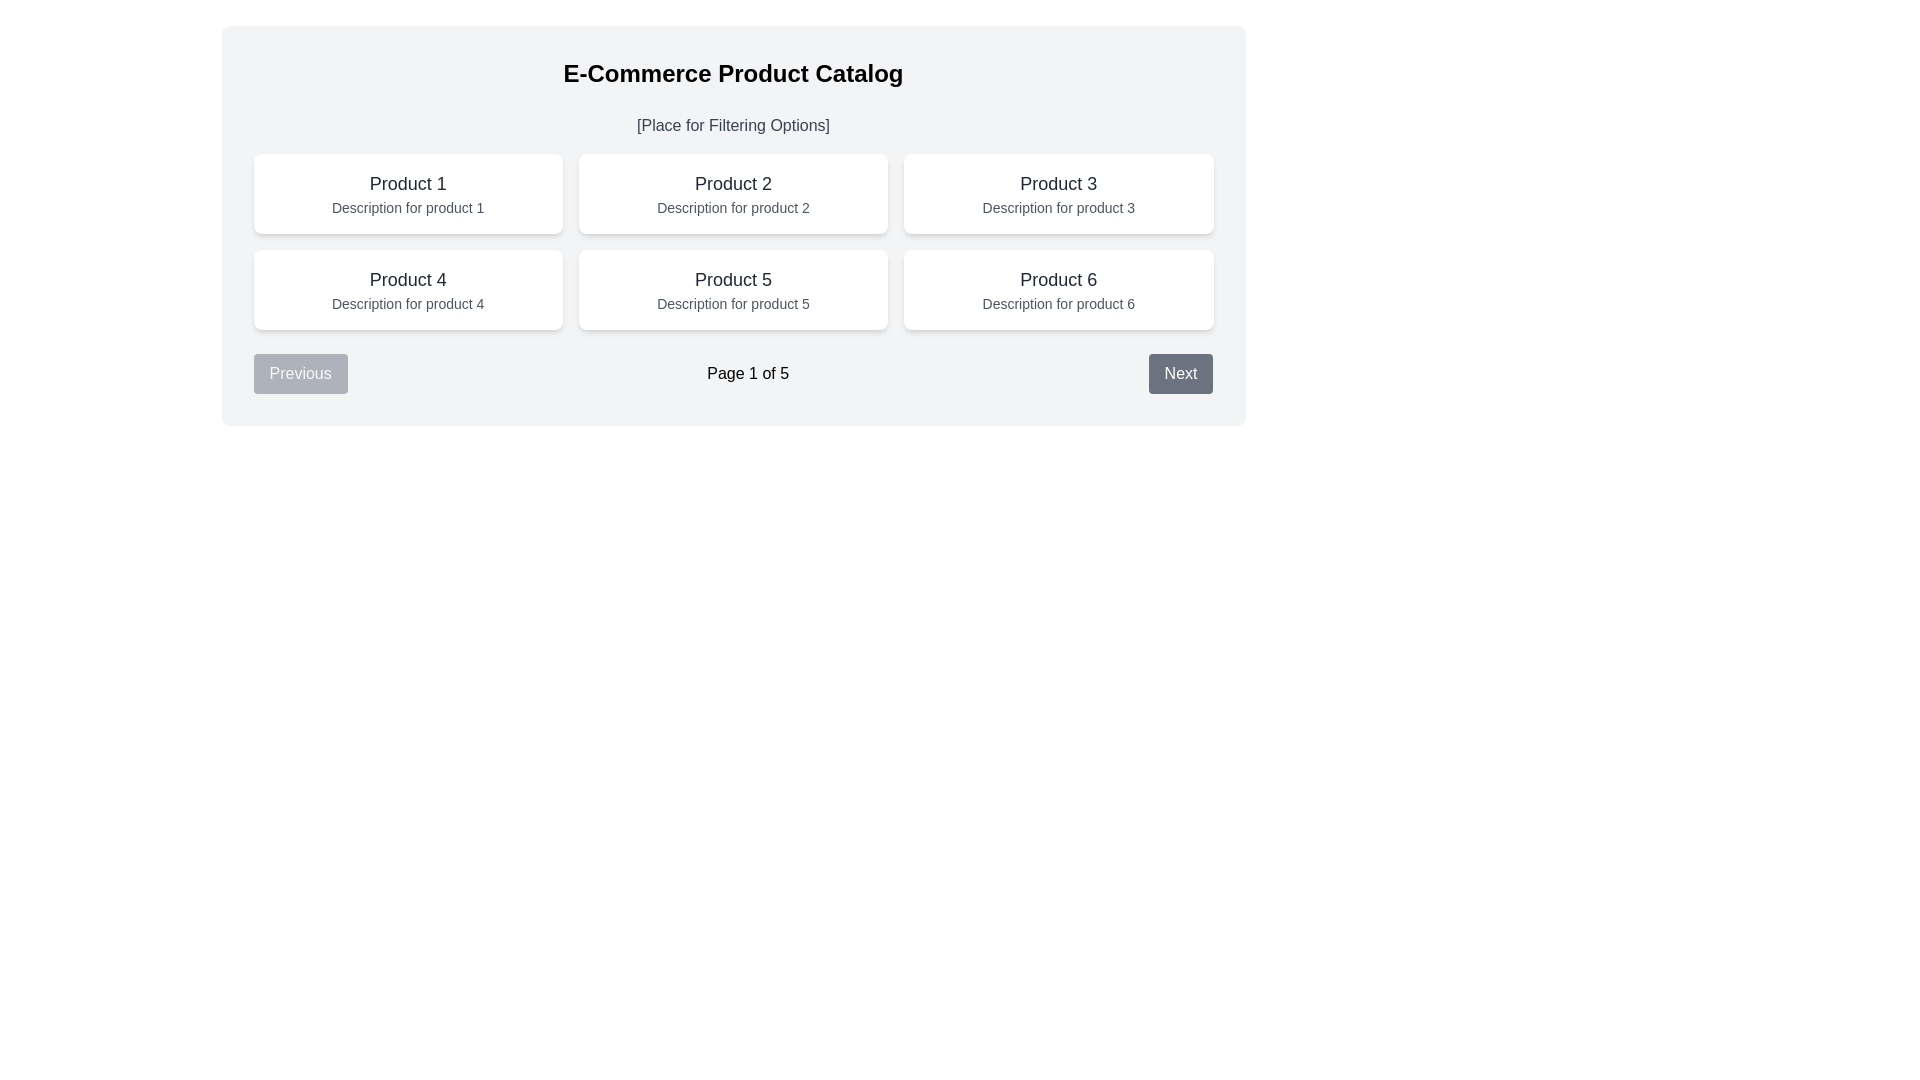 The width and height of the screenshot is (1920, 1080). What do you see at coordinates (1057, 184) in the screenshot?
I see `text label displaying the product title located in the third card of the second position in the first row of a two-by-three grid layout` at bounding box center [1057, 184].